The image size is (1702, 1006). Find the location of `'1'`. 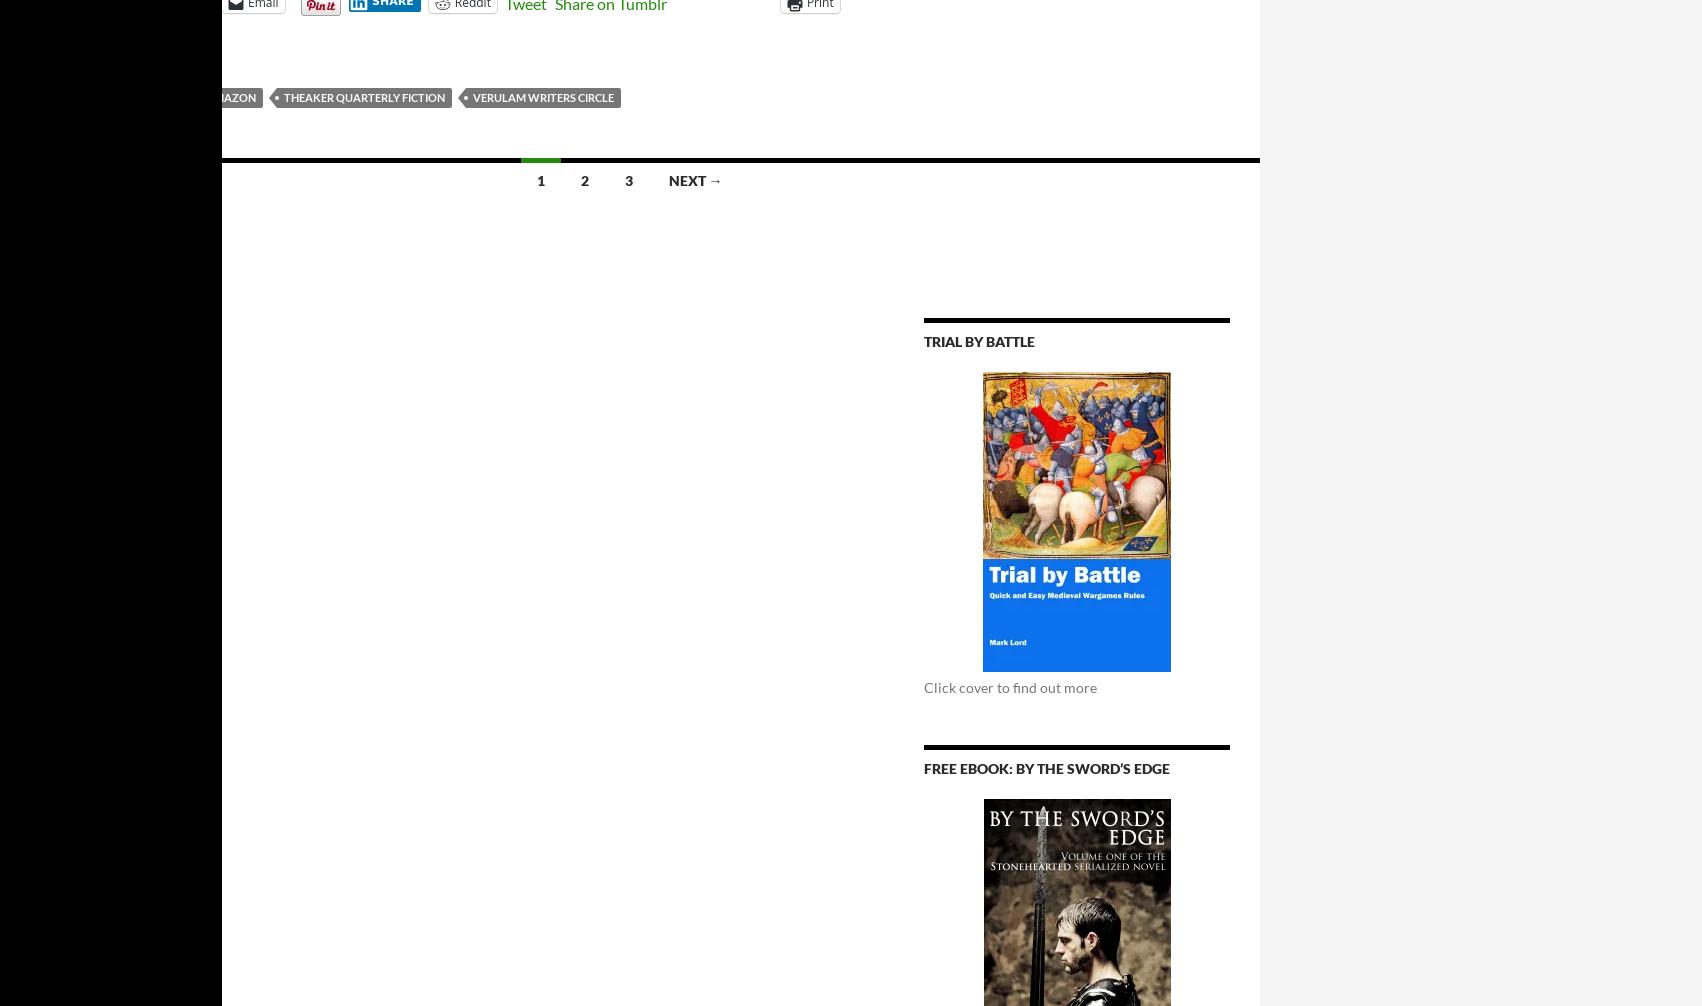

'1' is located at coordinates (539, 180).